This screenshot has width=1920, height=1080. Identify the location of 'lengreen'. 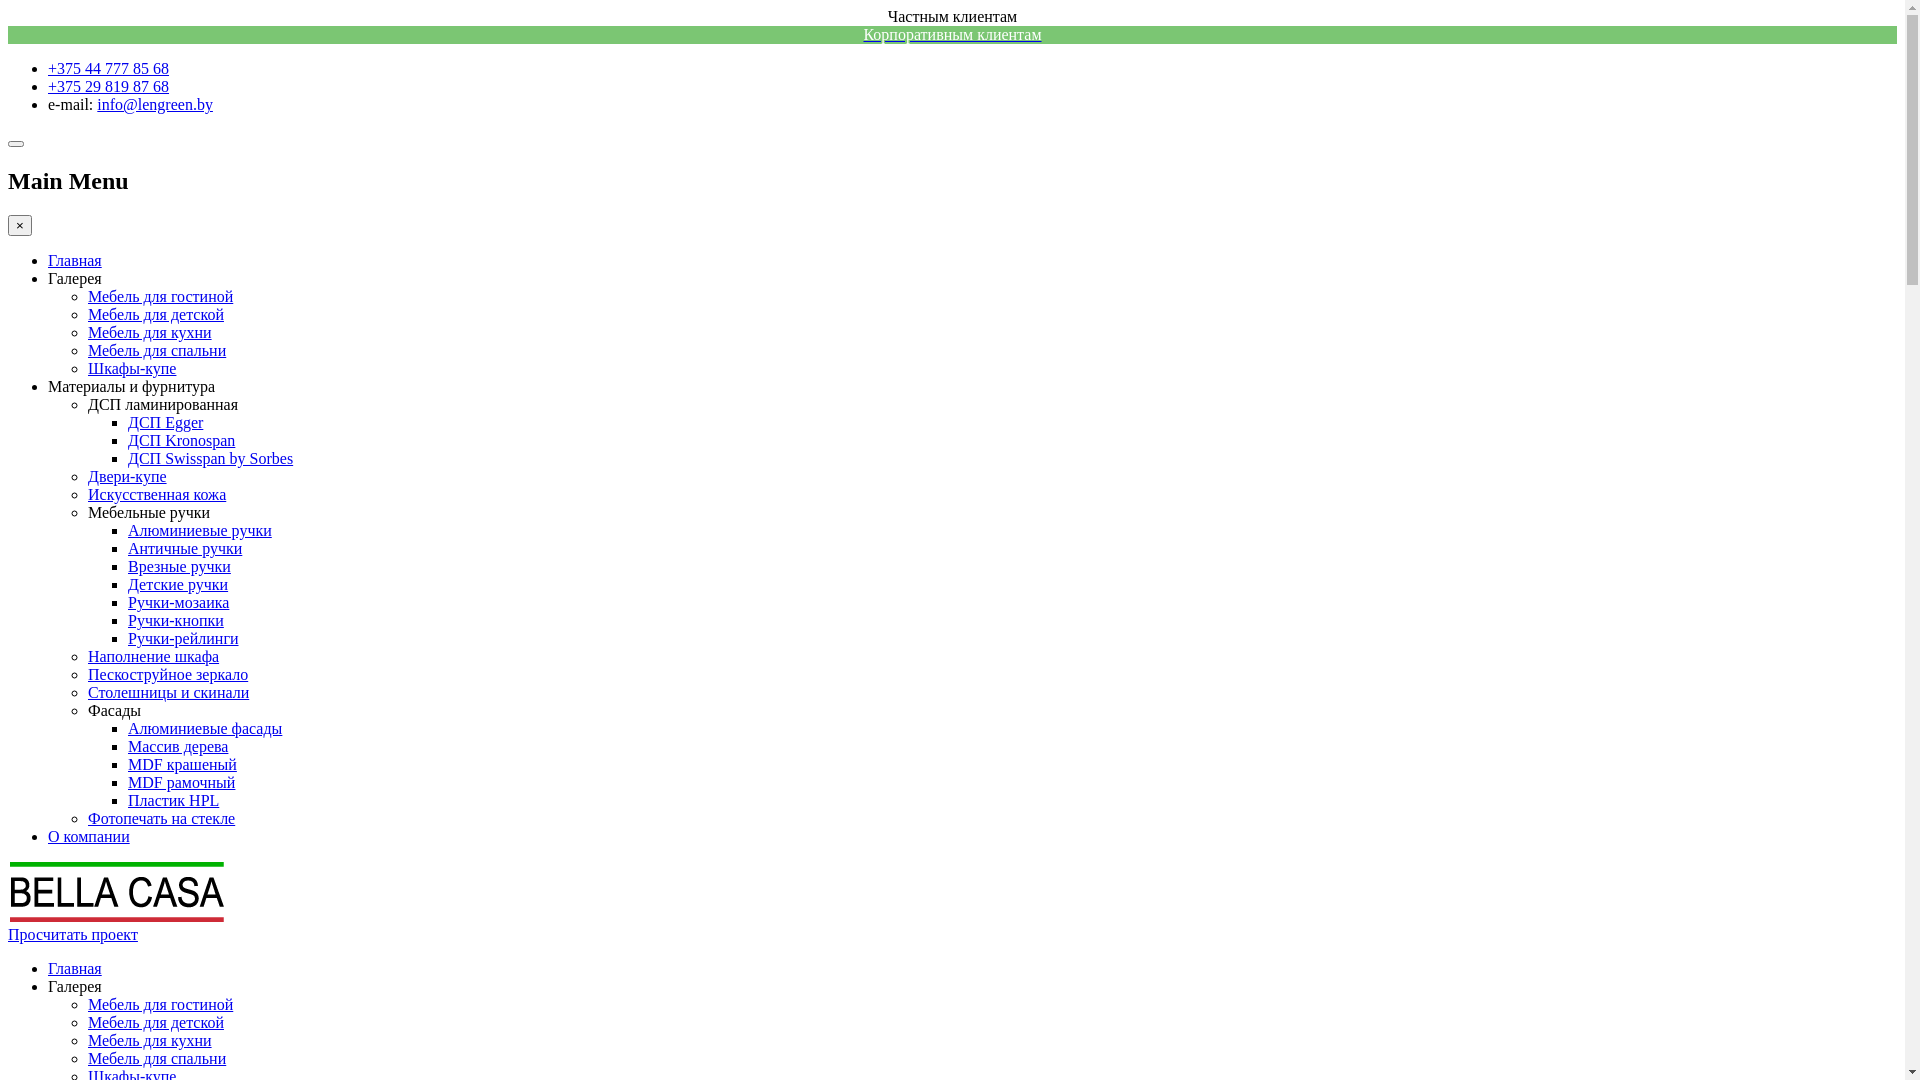
(114, 916).